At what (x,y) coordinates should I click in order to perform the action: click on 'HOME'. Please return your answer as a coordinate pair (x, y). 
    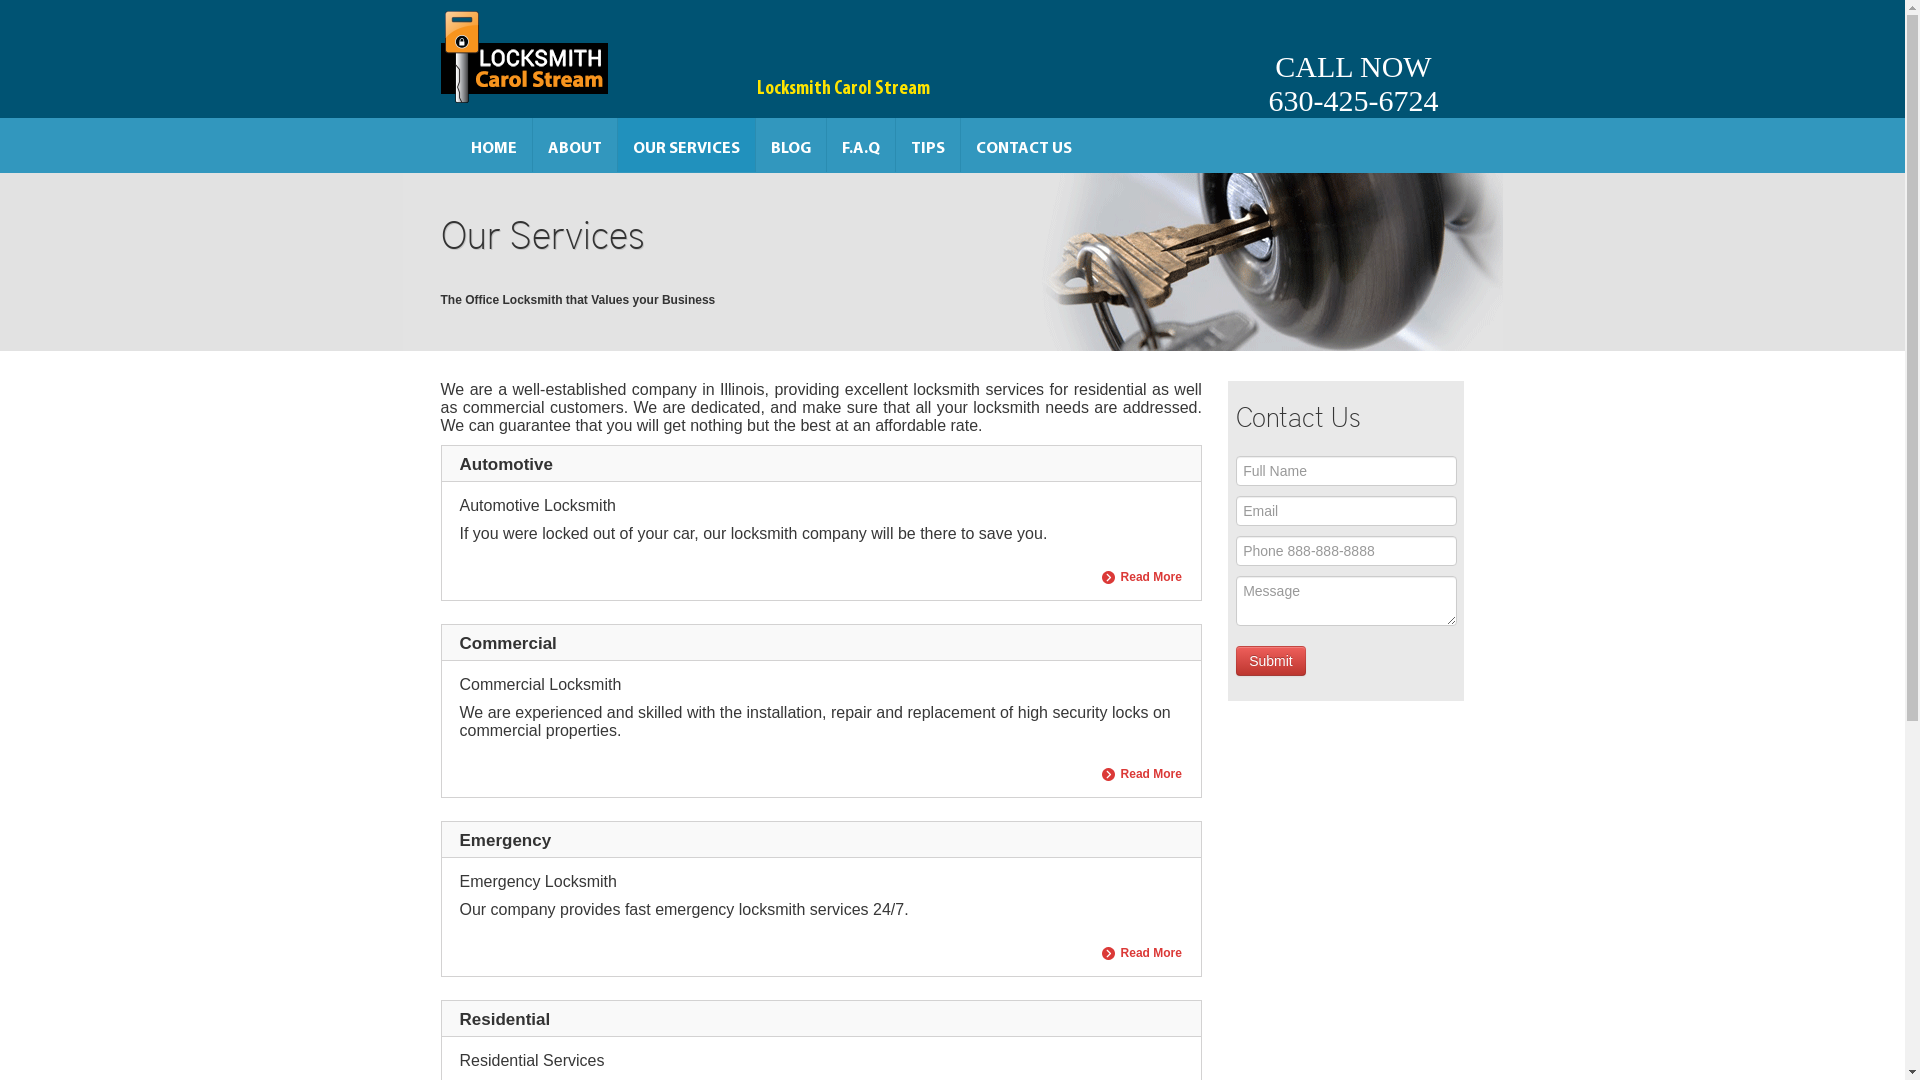
    Looking at the image, I should click on (455, 144).